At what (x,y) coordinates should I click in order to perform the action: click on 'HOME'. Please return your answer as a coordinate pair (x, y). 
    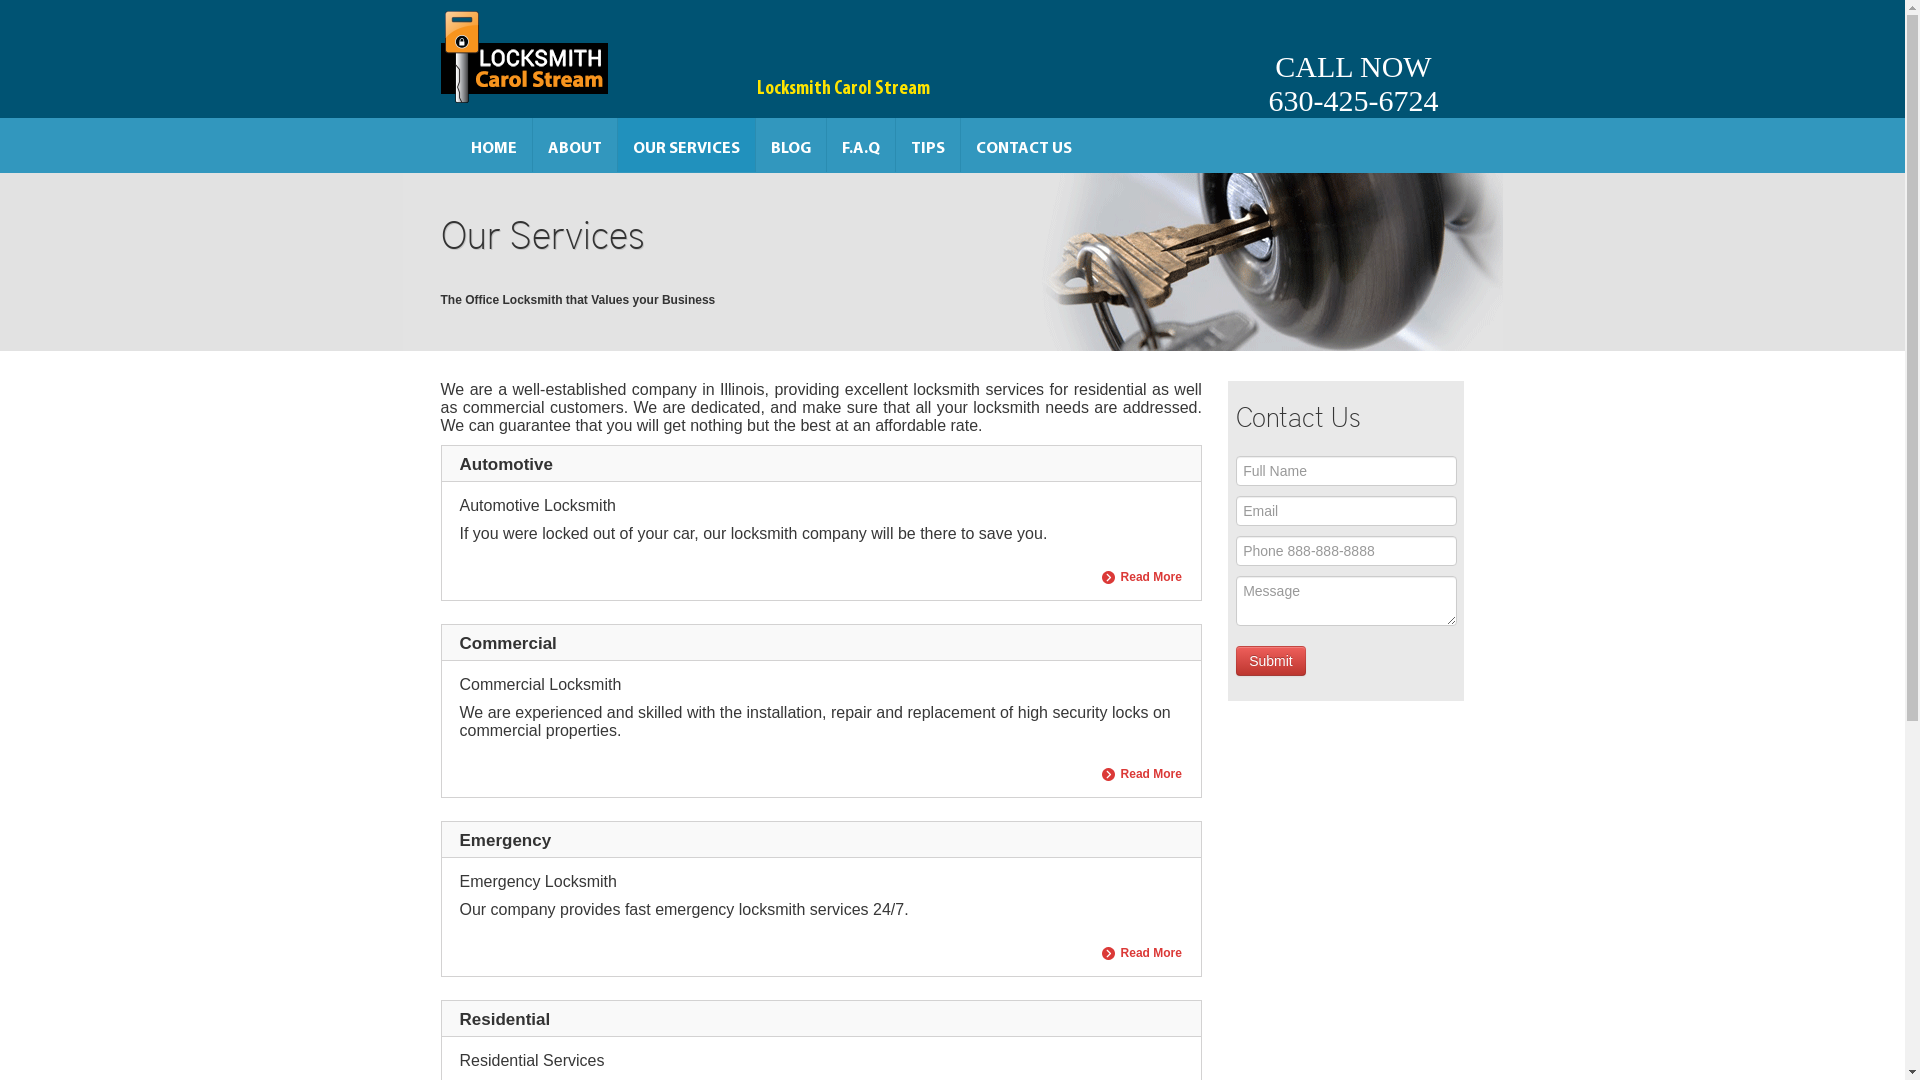
    Looking at the image, I should click on (455, 144).